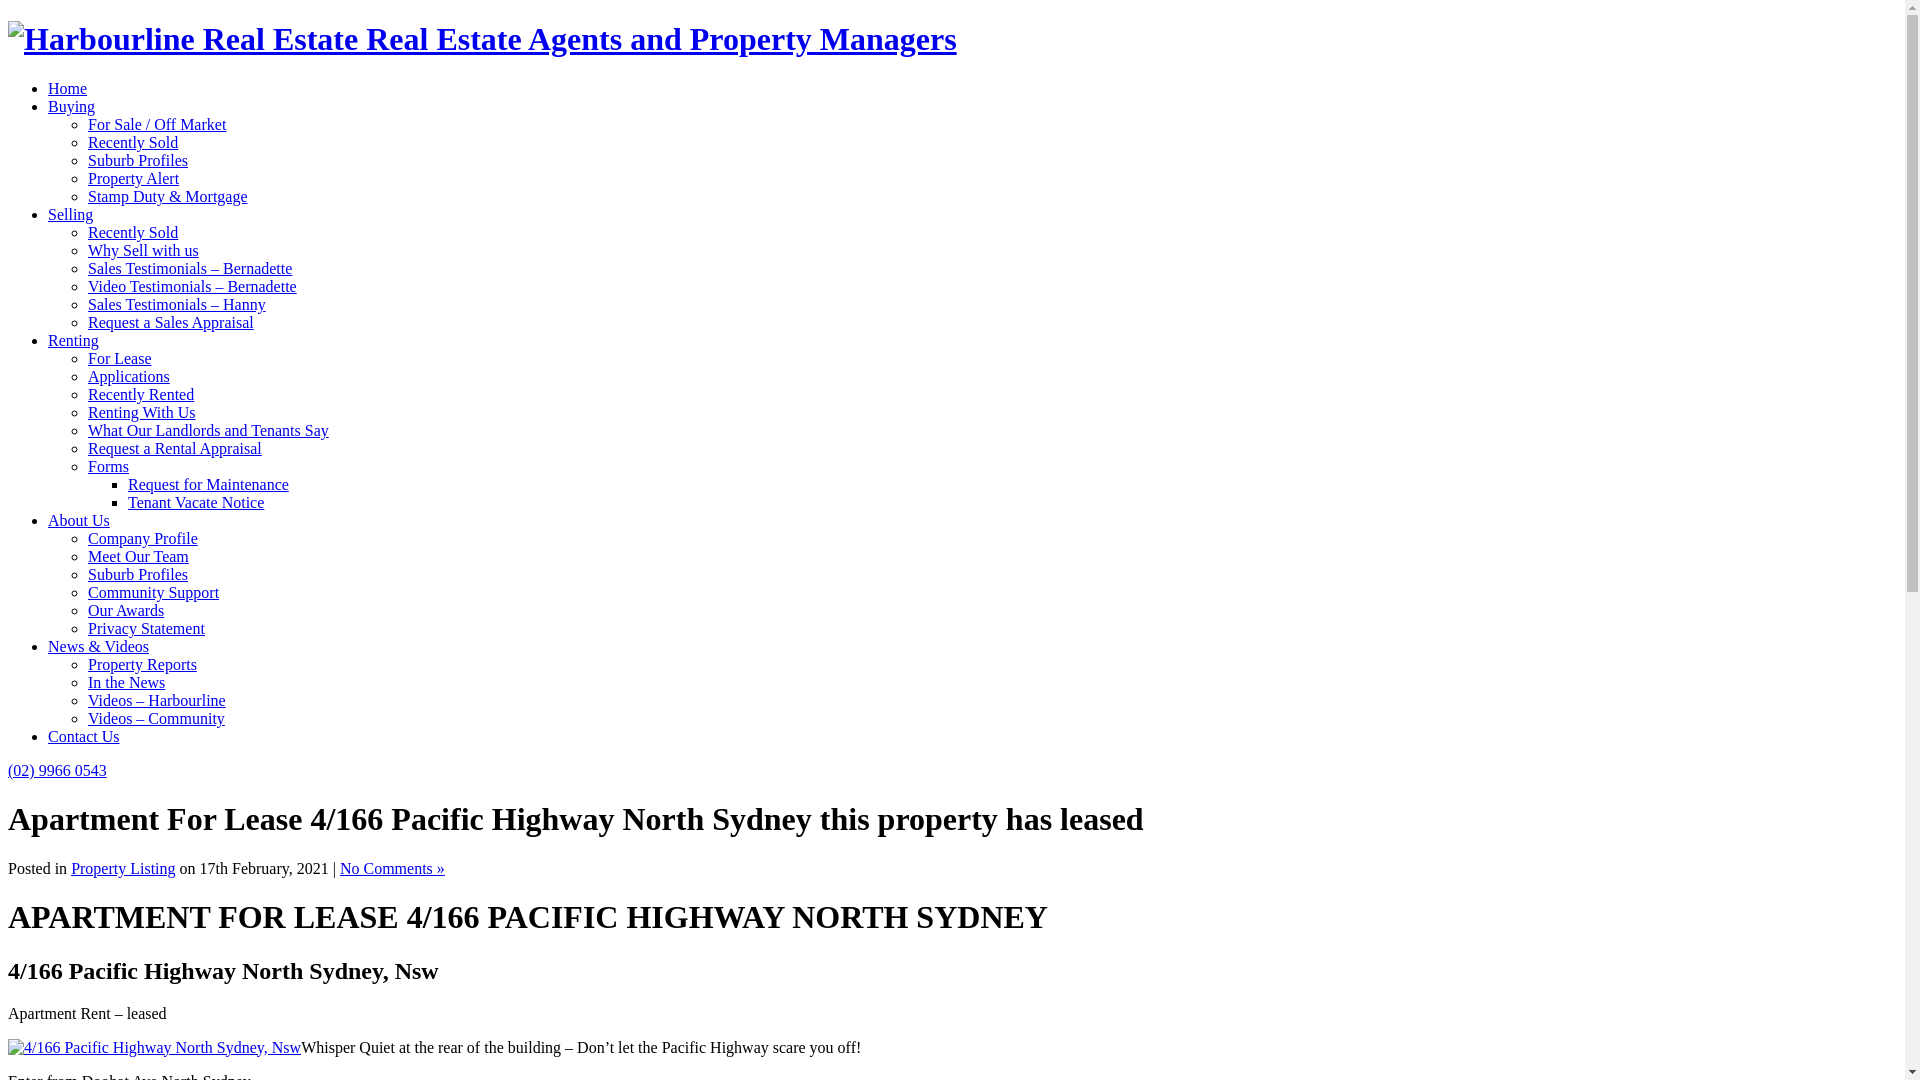 This screenshot has width=1920, height=1080. I want to click on 'Applications', so click(128, 376).